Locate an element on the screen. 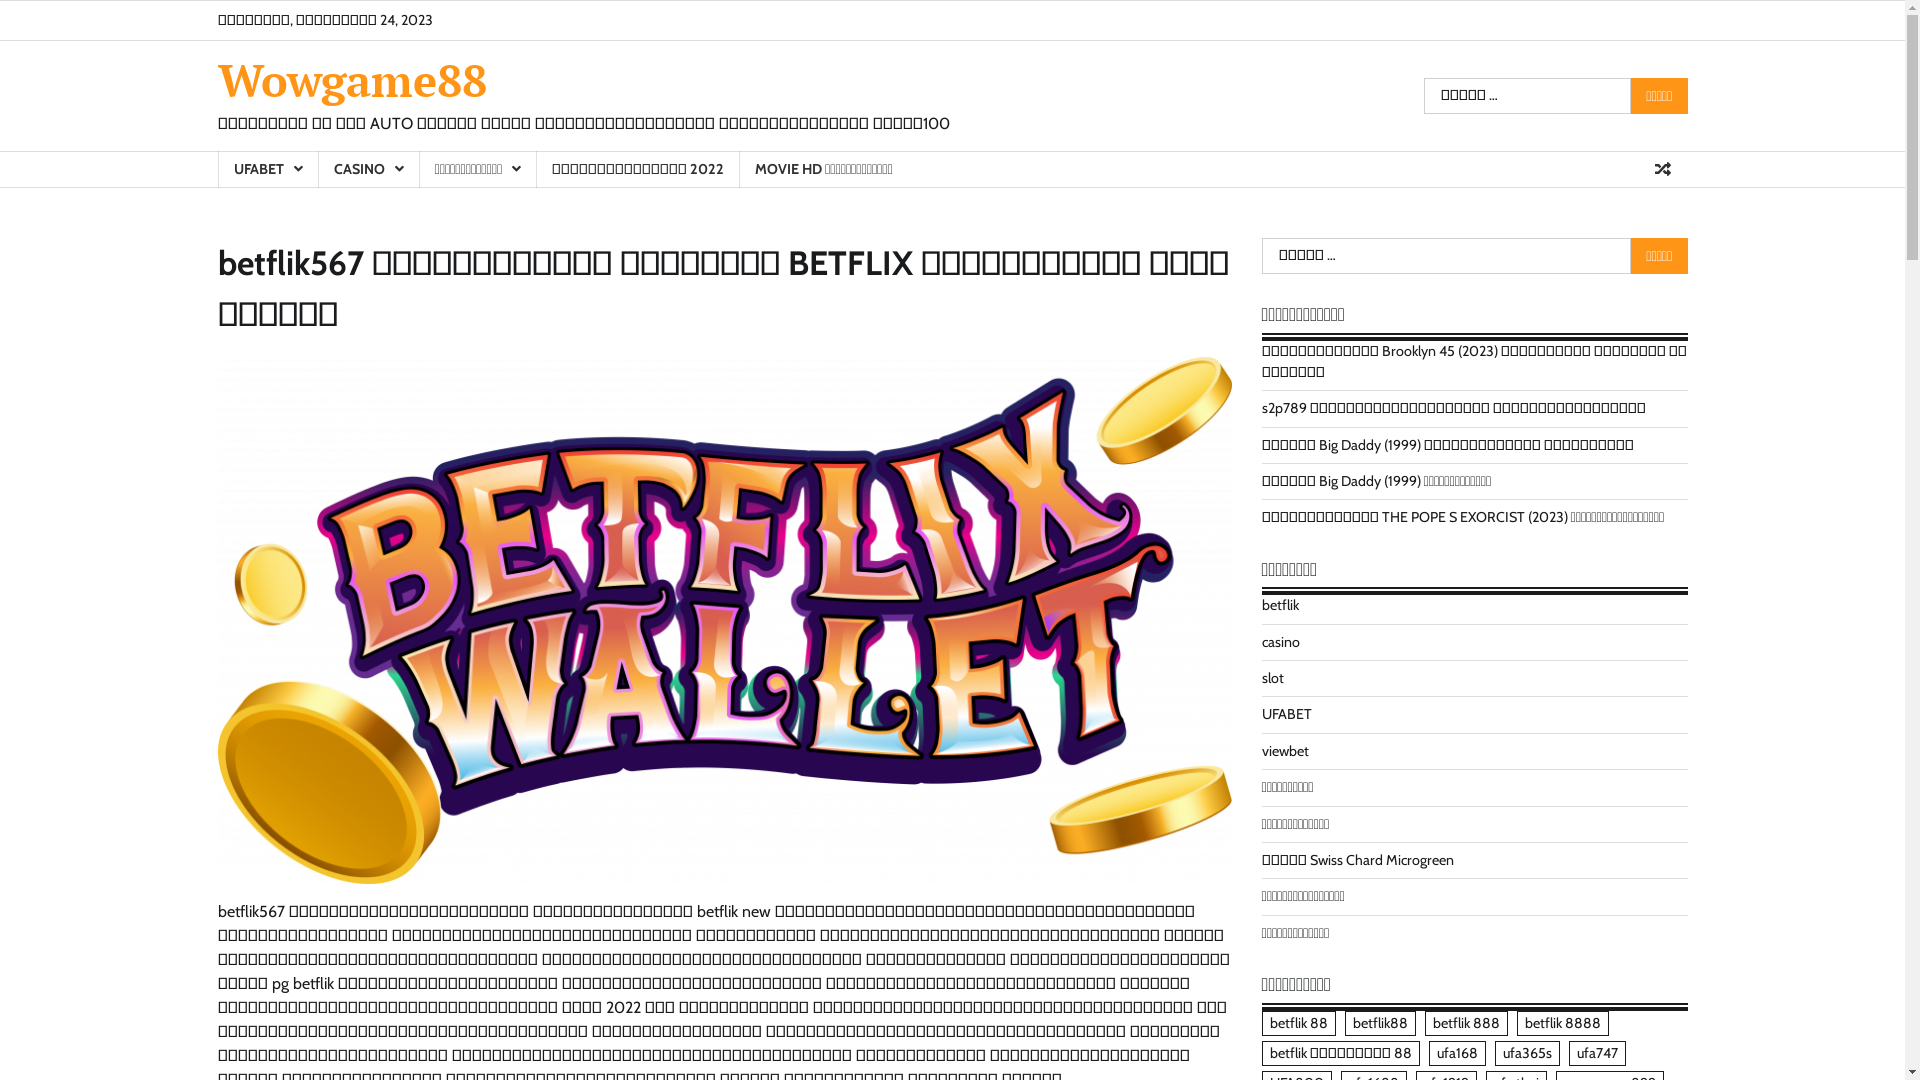 This screenshot has width=1920, height=1080. 'casino' is located at coordinates (1281, 641).